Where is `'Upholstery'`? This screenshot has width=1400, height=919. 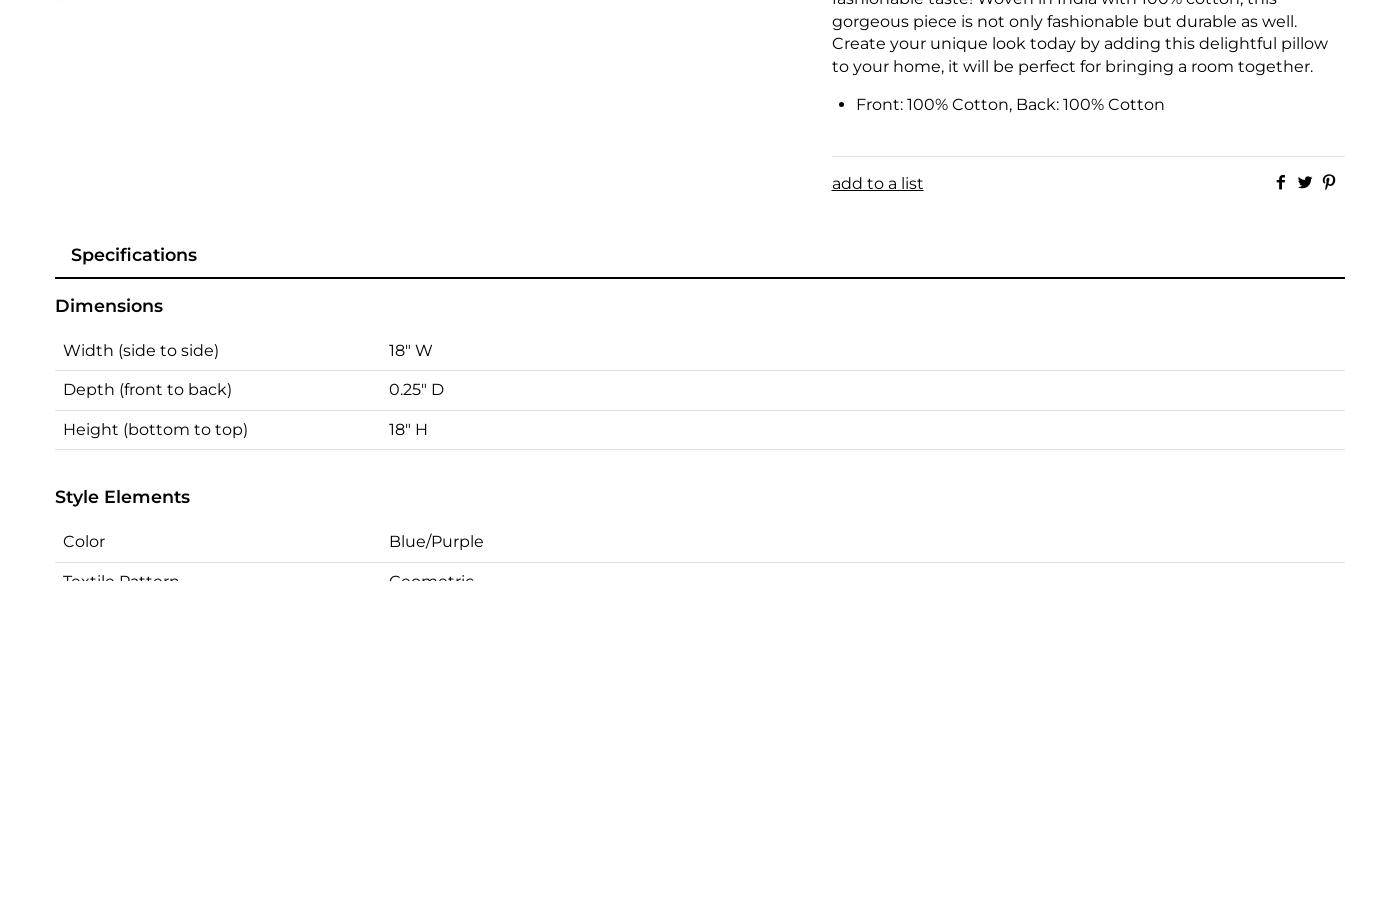
'Upholstery' is located at coordinates (104, 647).